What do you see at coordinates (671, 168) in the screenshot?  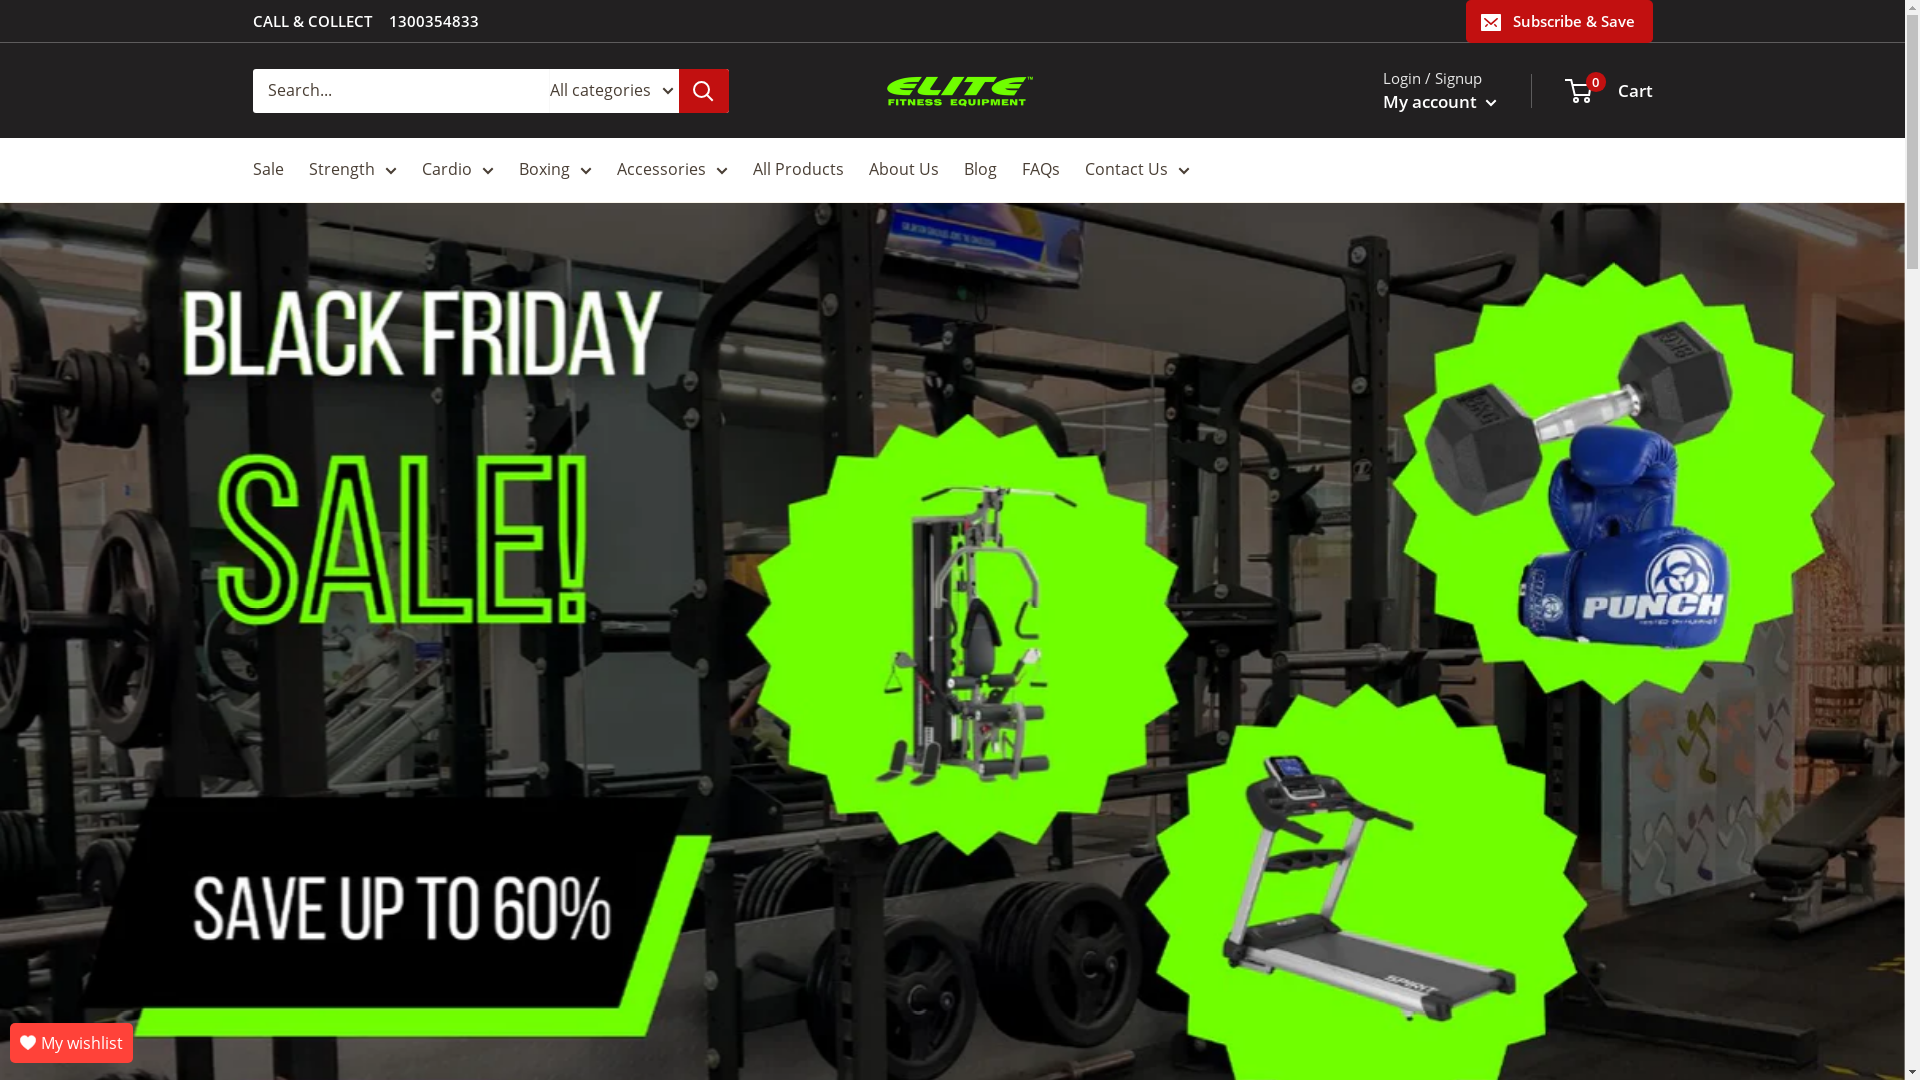 I see `'Accessories'` at bounding box center [671, 168].